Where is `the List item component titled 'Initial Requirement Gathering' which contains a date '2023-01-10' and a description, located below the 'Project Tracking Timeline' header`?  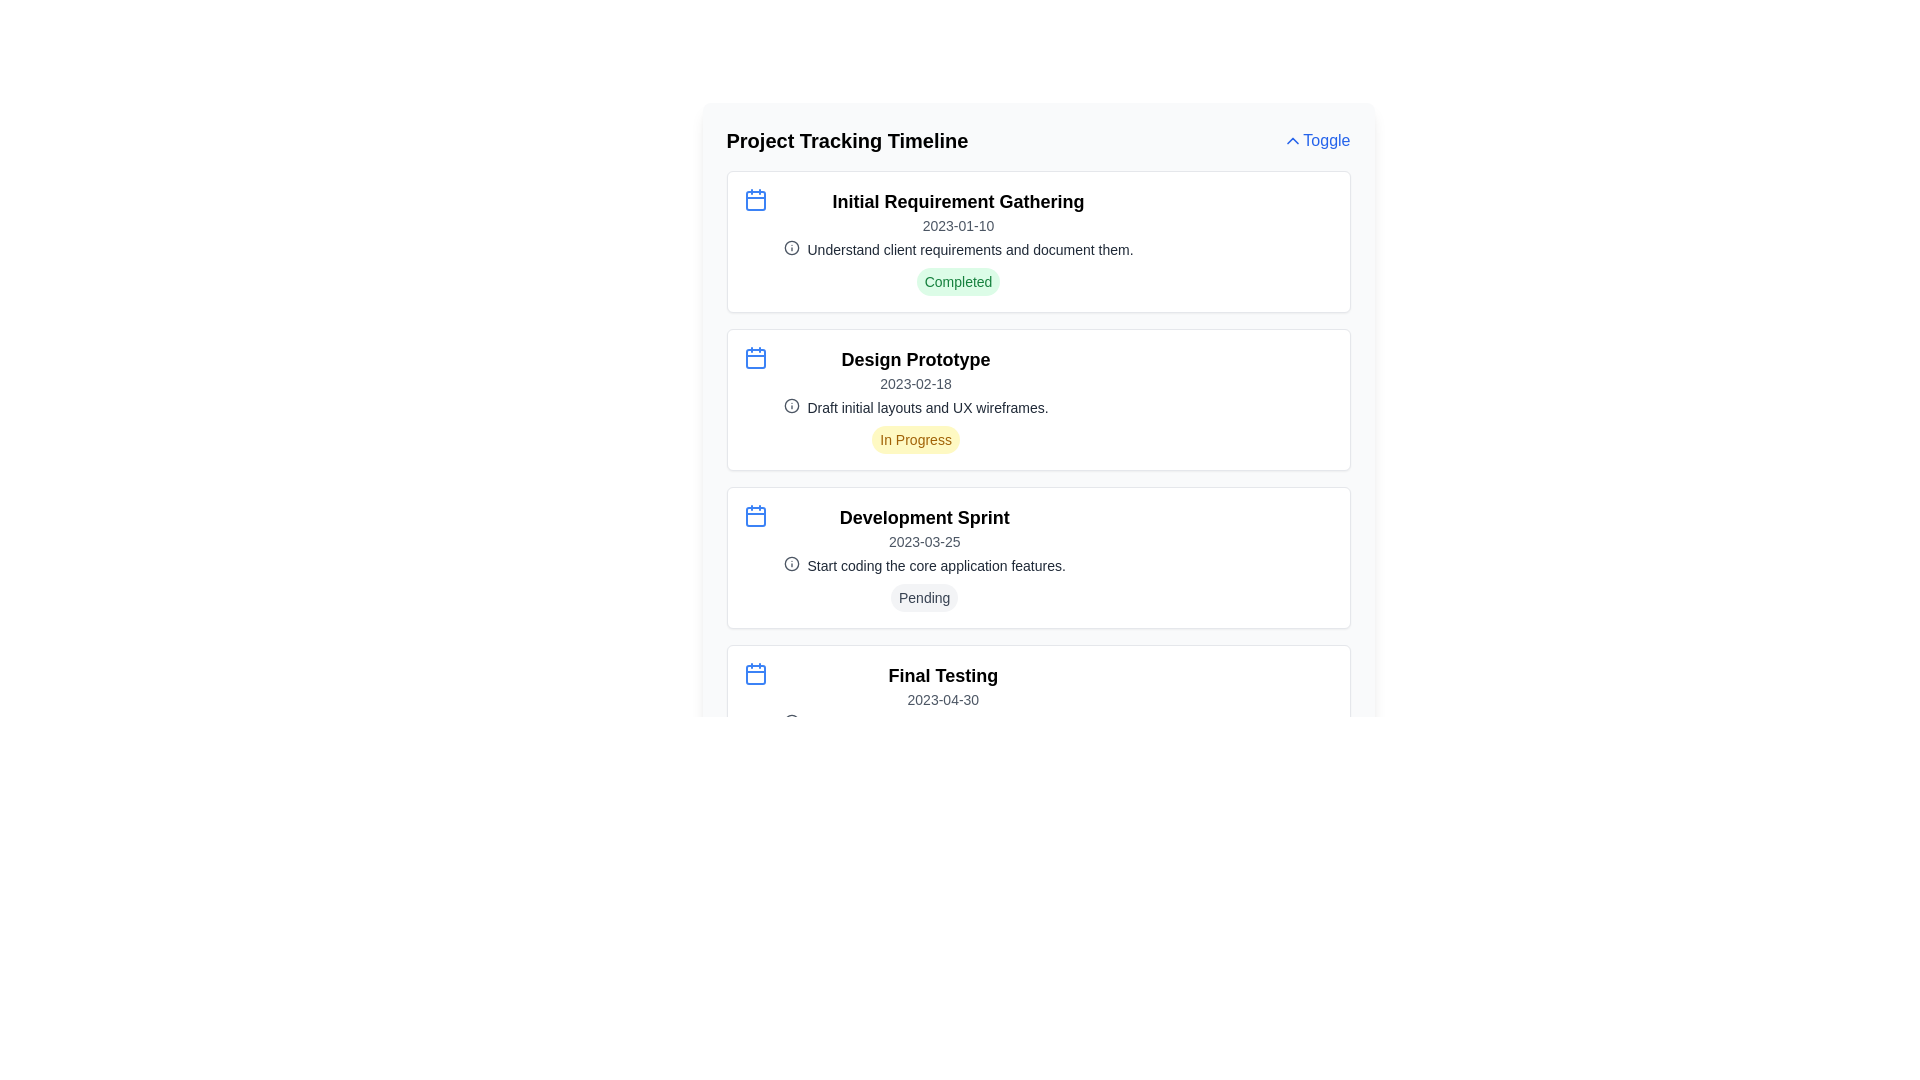 the List item component titled 'Initial Requirement Gathering' which contains a date '2023-01-10' and a description, located below the 'Project Tracking Timeline' header is located at coordinates (1038, 241).